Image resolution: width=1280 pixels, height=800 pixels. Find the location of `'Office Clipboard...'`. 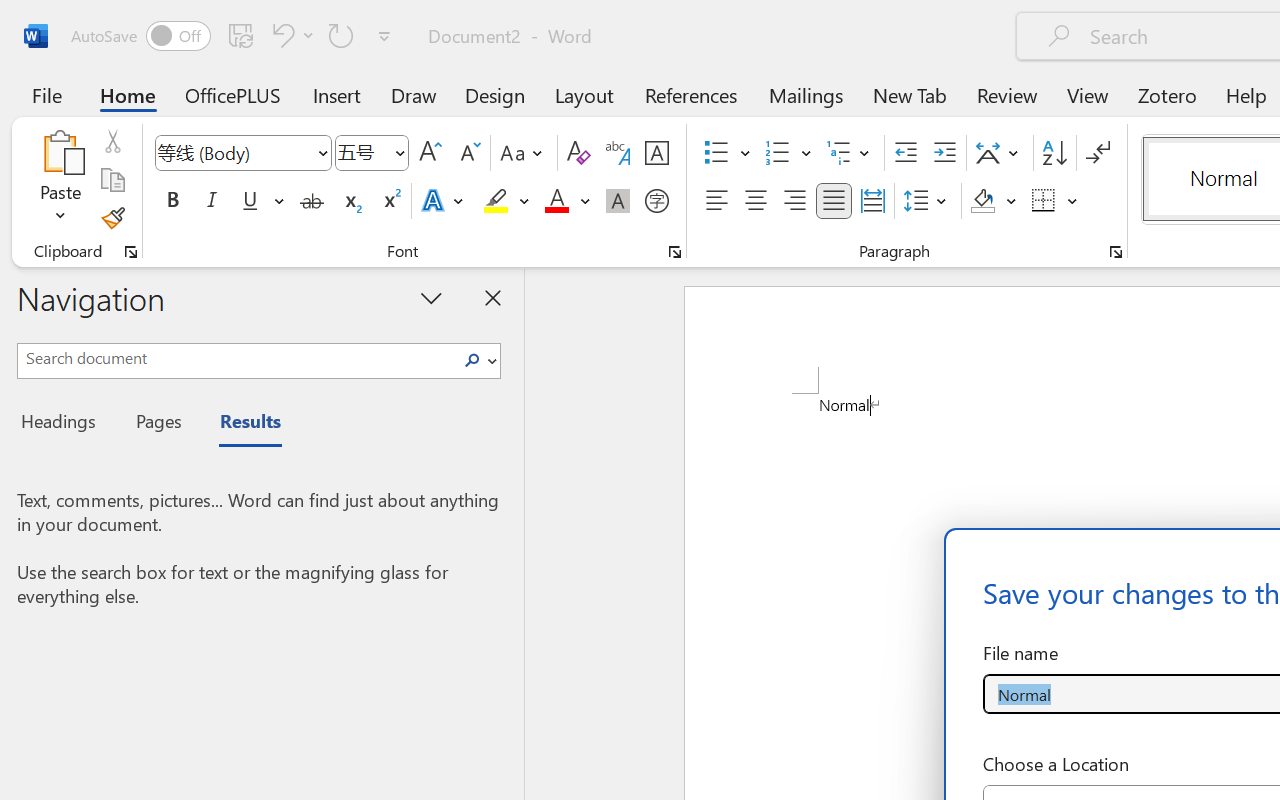

'Office Clipboard...' is located at coordinates (130, 251).